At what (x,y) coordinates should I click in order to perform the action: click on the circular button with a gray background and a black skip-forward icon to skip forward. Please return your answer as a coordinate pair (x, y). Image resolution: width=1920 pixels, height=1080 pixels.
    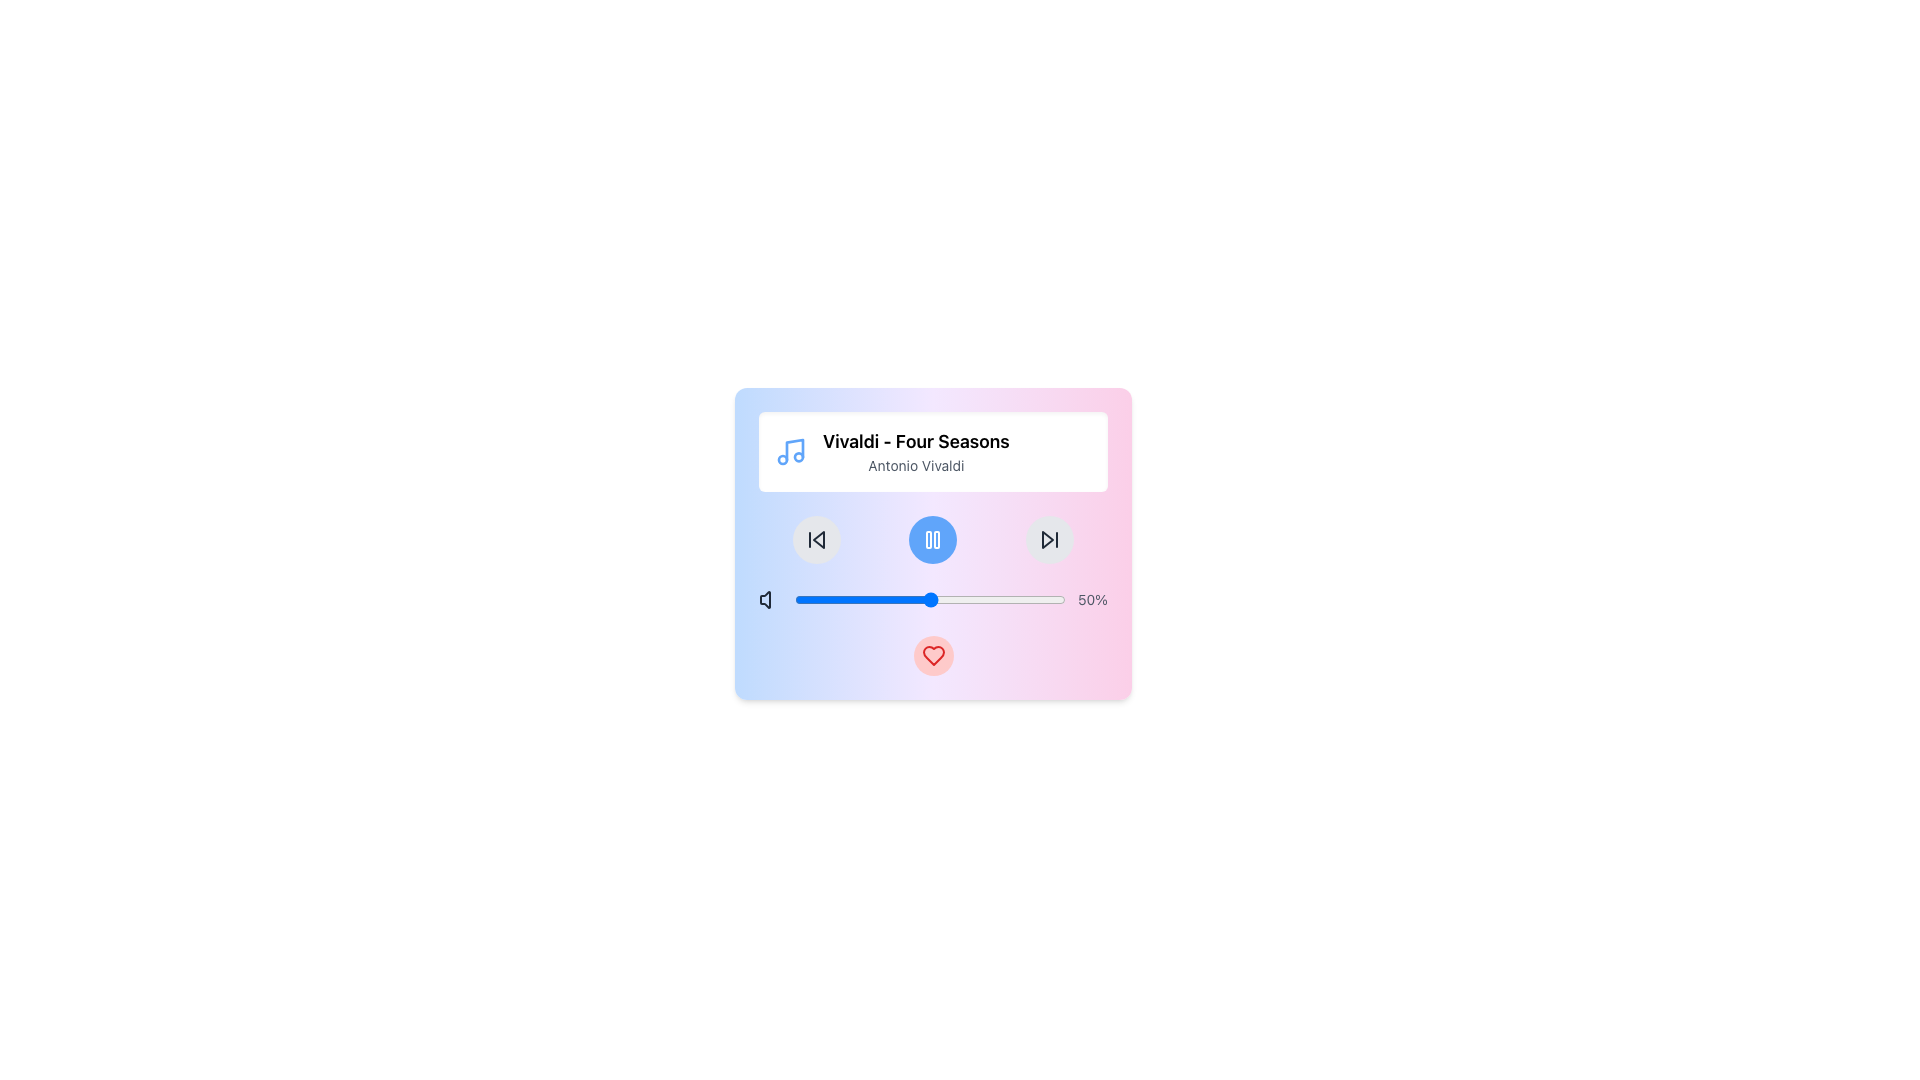
    Looking at the image, I should click on (1048, 540).